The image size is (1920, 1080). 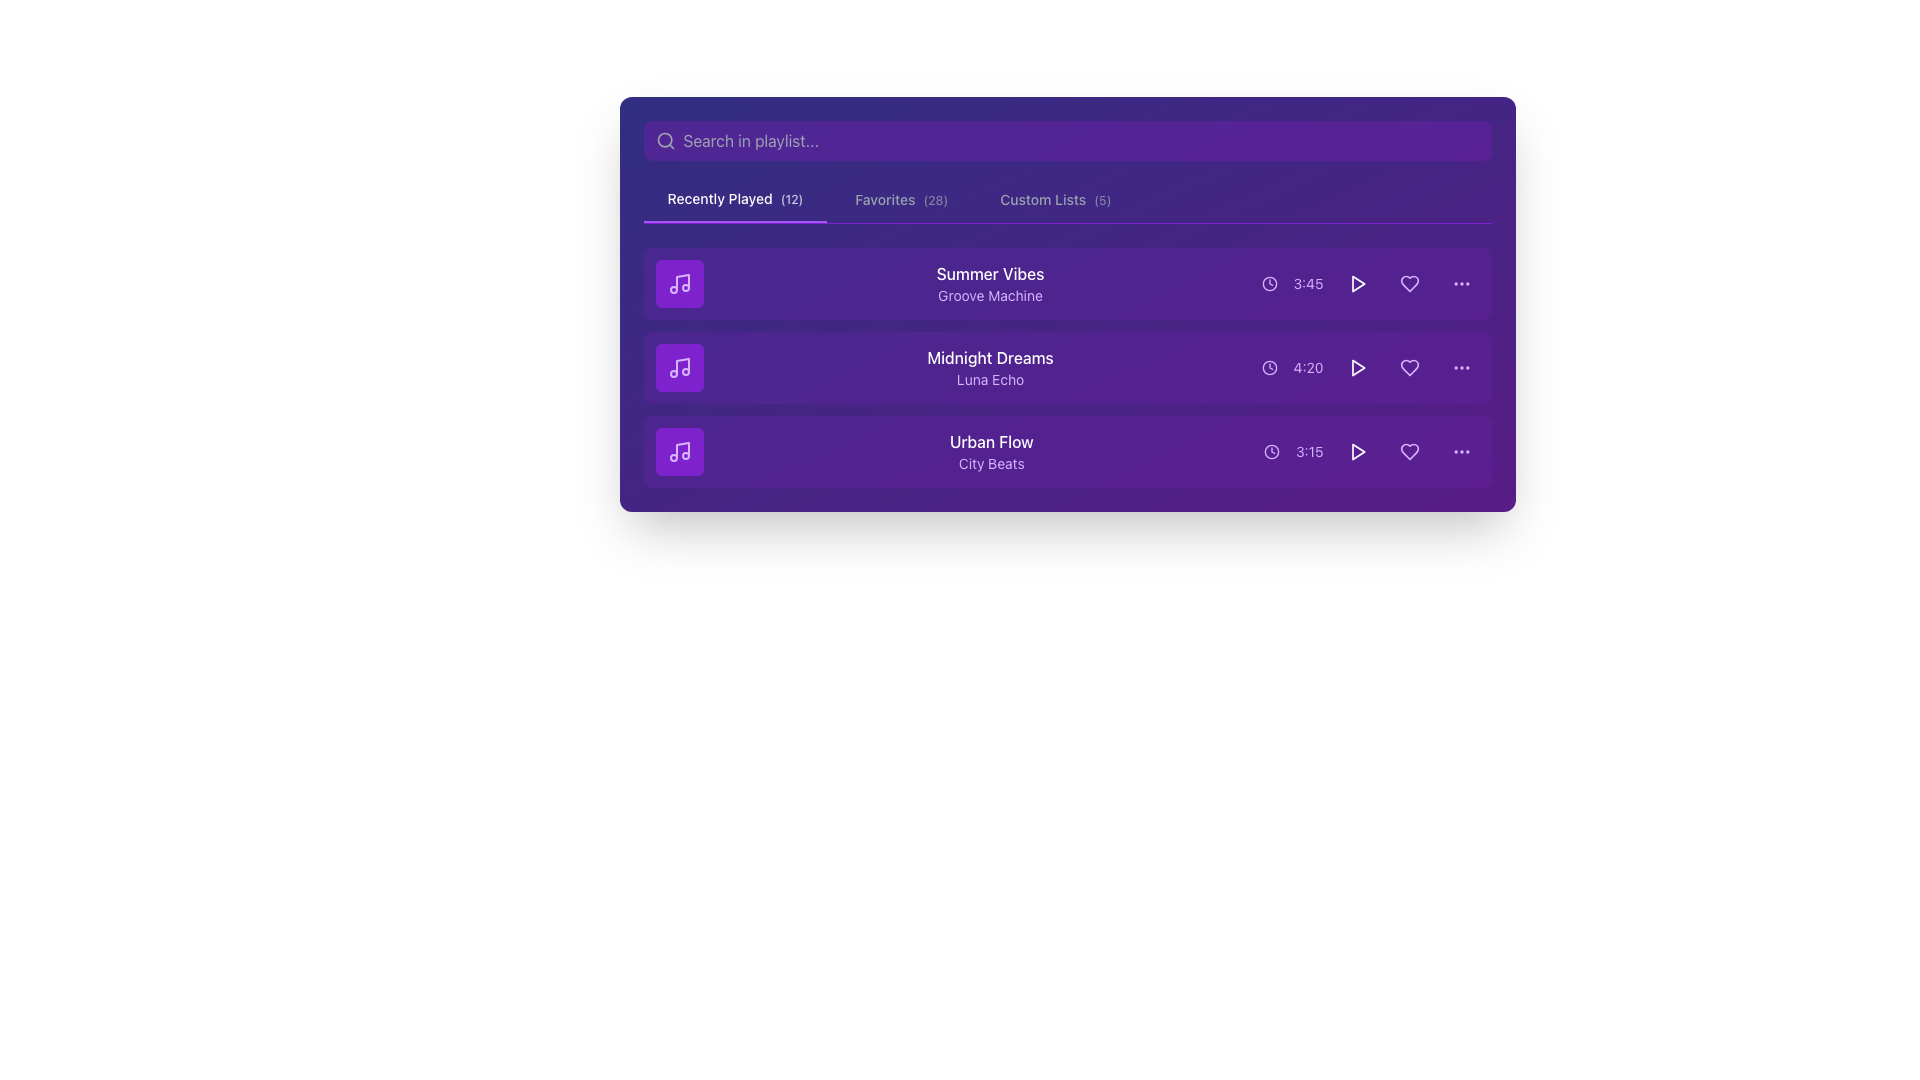 I want to click on the heart-shaped button icon with a hollow outline, styled in light purple, located in the second row of the playlist interface next to the play button for the song 'Midnight Dreams', so click(x=1408, y=367).